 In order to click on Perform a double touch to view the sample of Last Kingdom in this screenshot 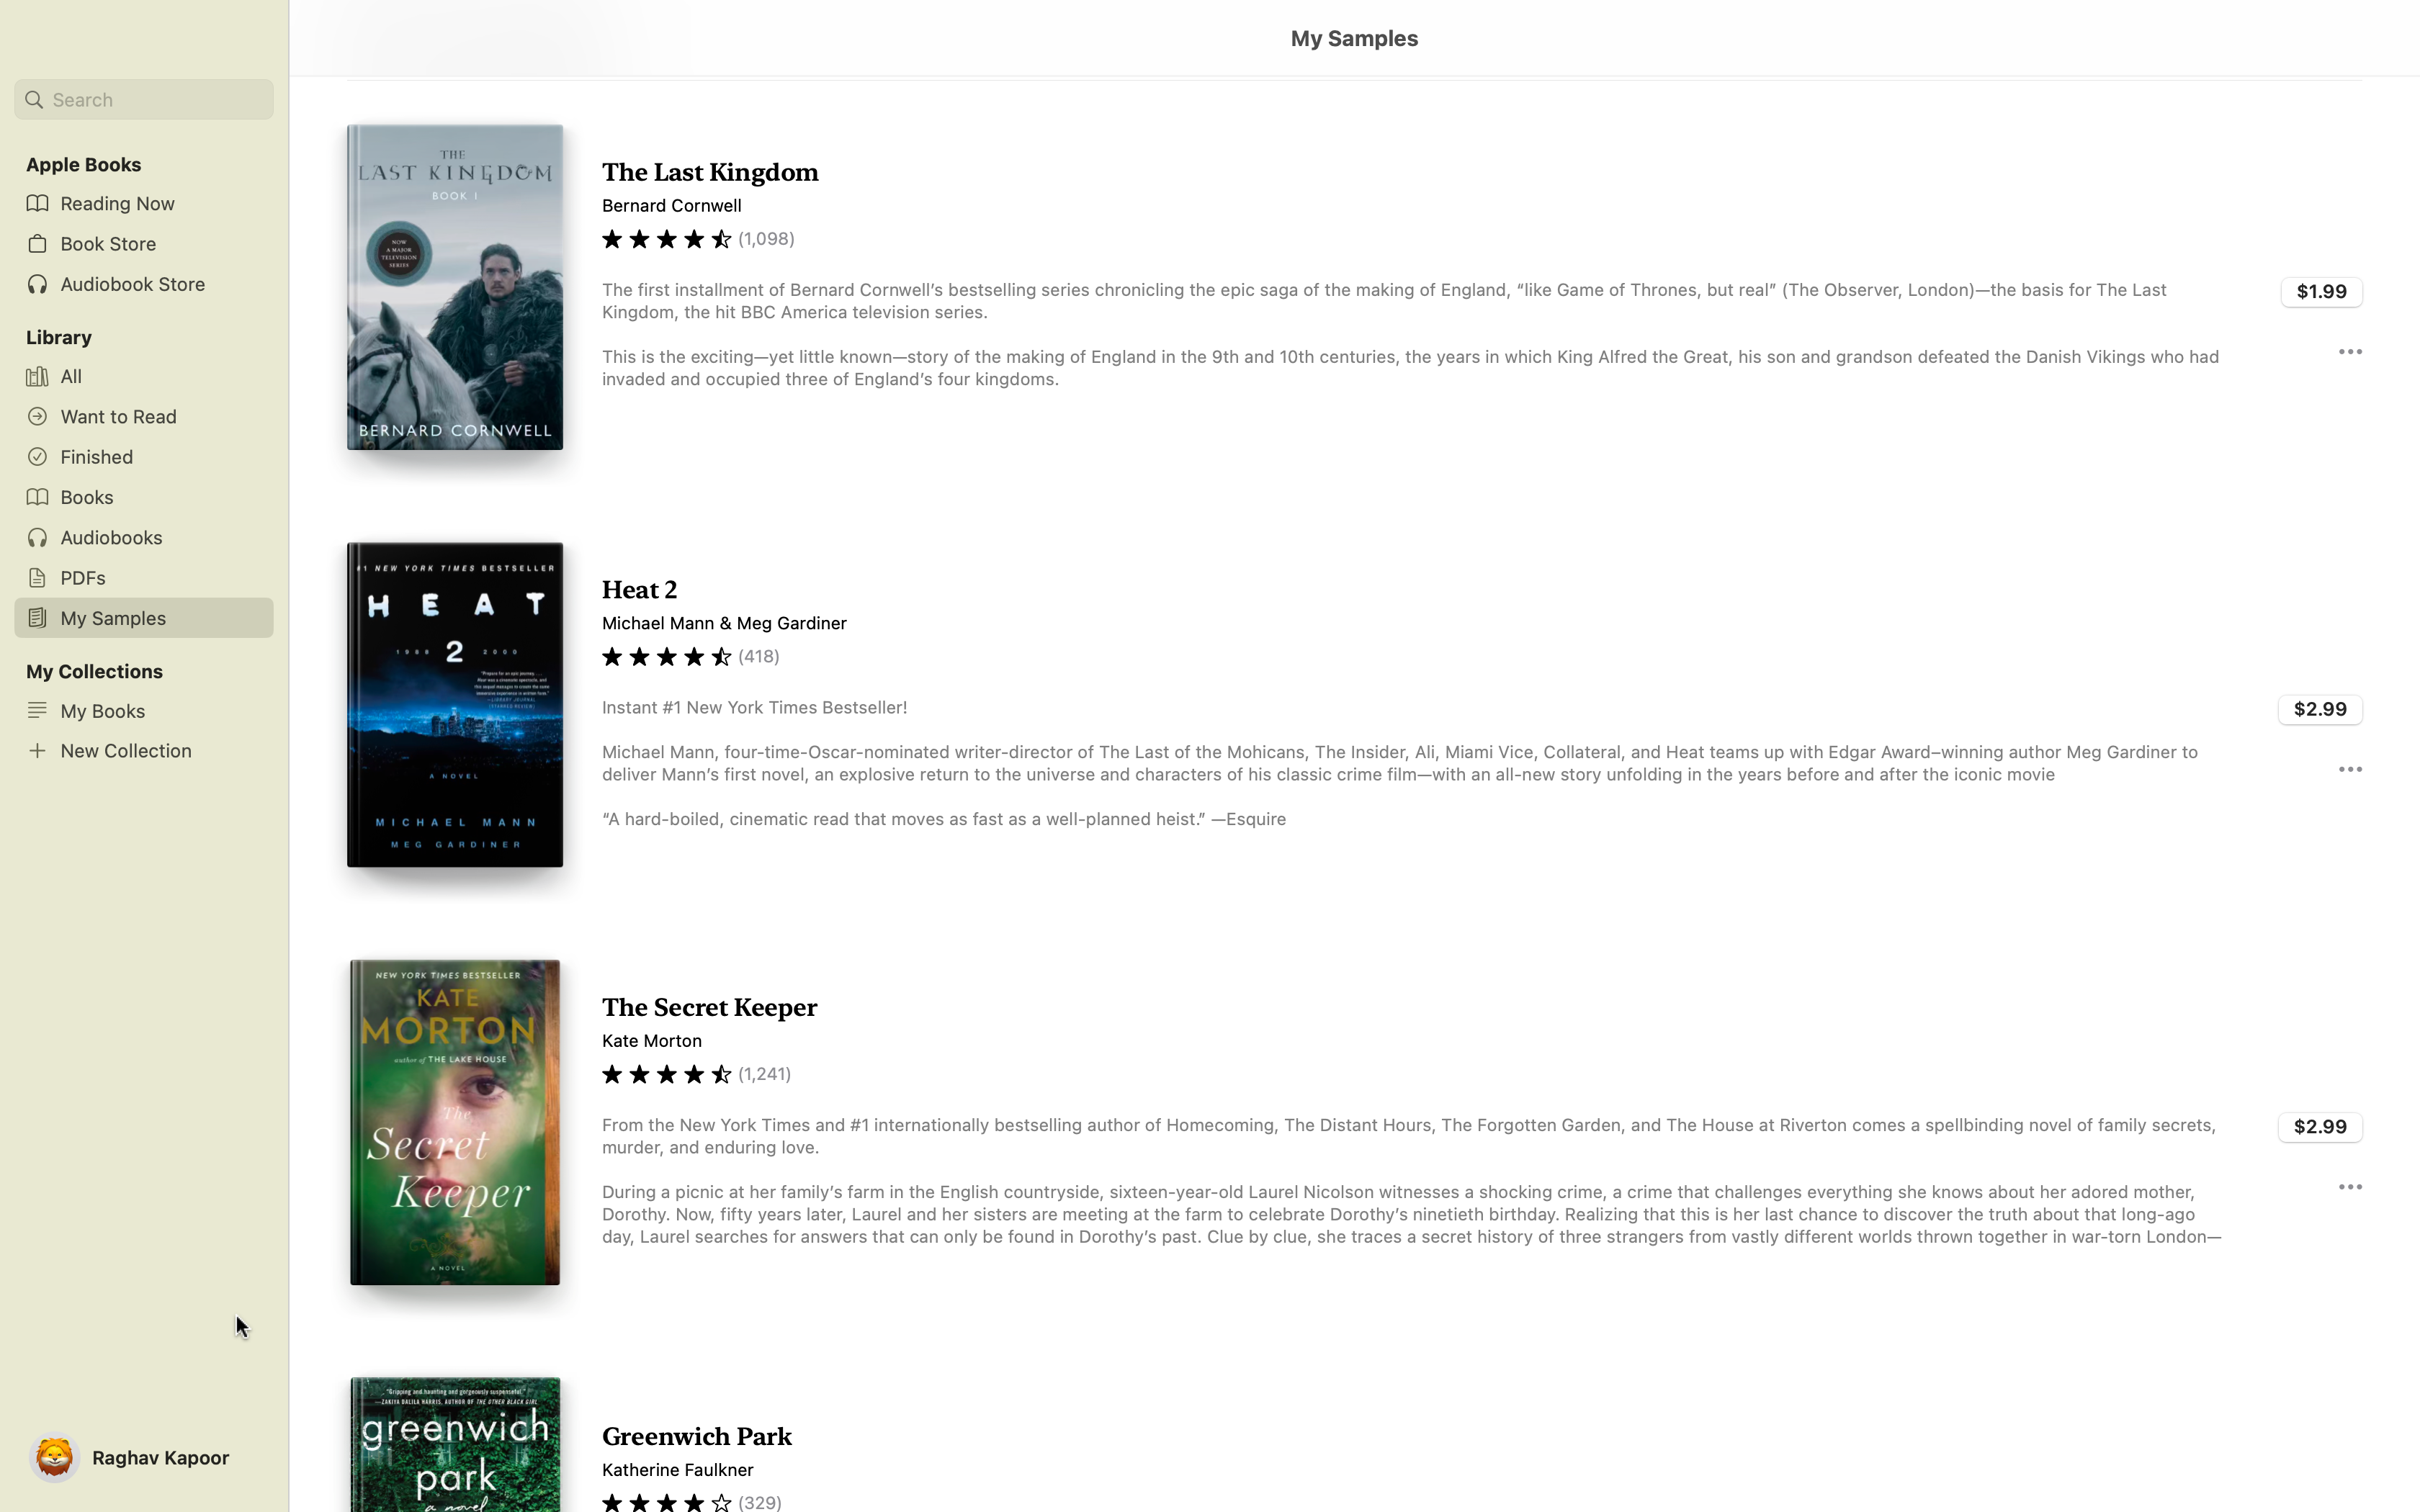, I will do `click(1353, 289)`.